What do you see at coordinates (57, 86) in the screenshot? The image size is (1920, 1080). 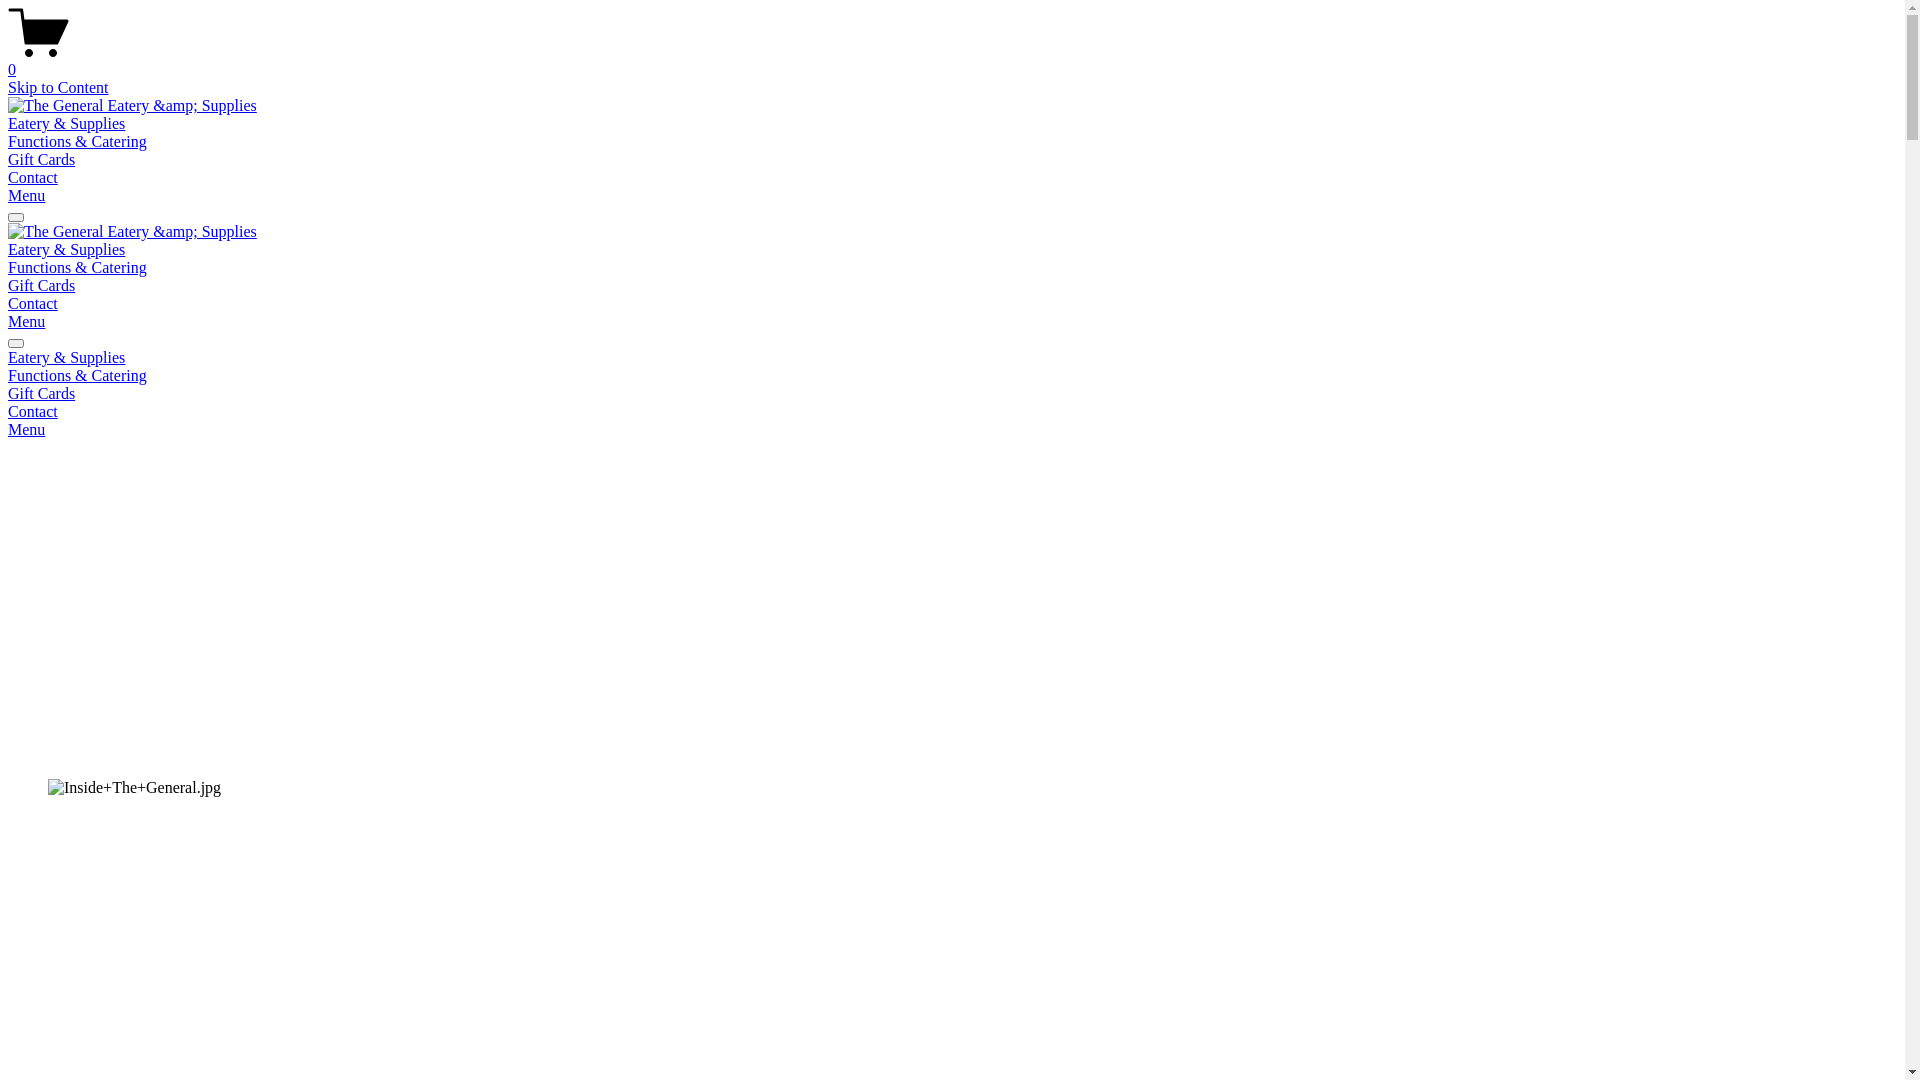 I see `'Skip to Content'` at bounding box center [57, 86].